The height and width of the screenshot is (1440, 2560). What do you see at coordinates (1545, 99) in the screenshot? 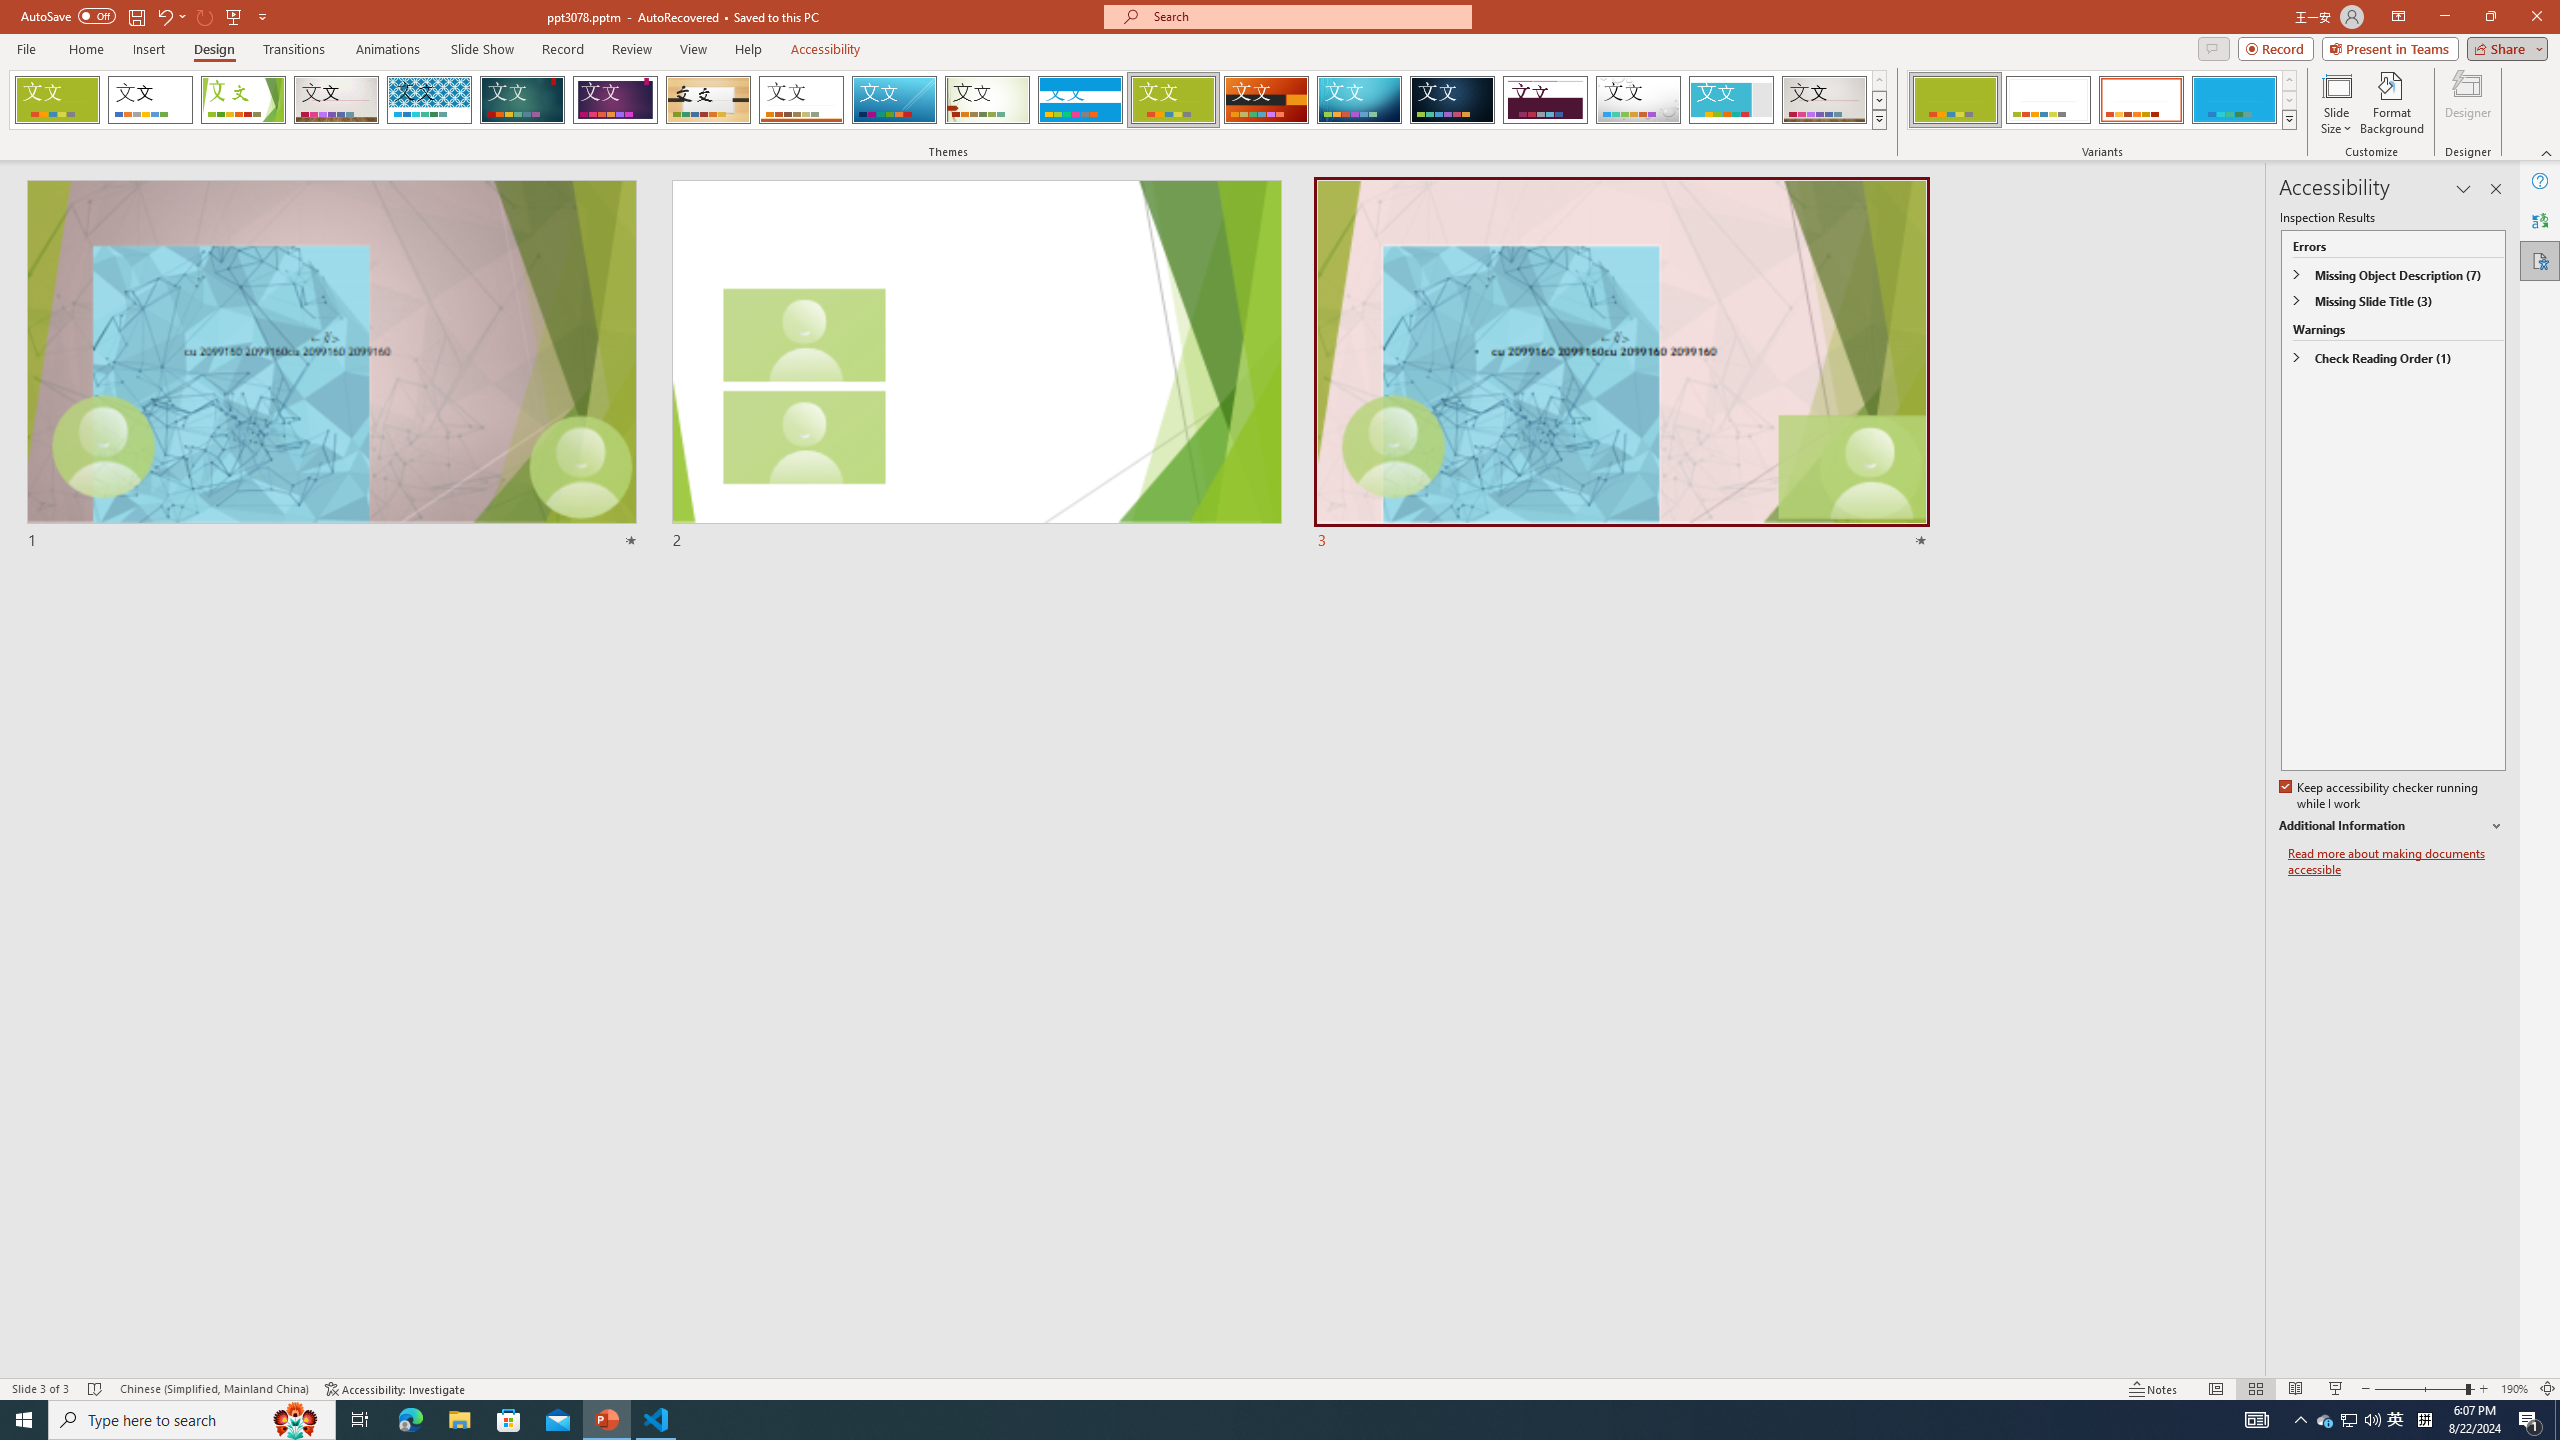
I see `'Dividend'` at bounding box center [1545, 99].